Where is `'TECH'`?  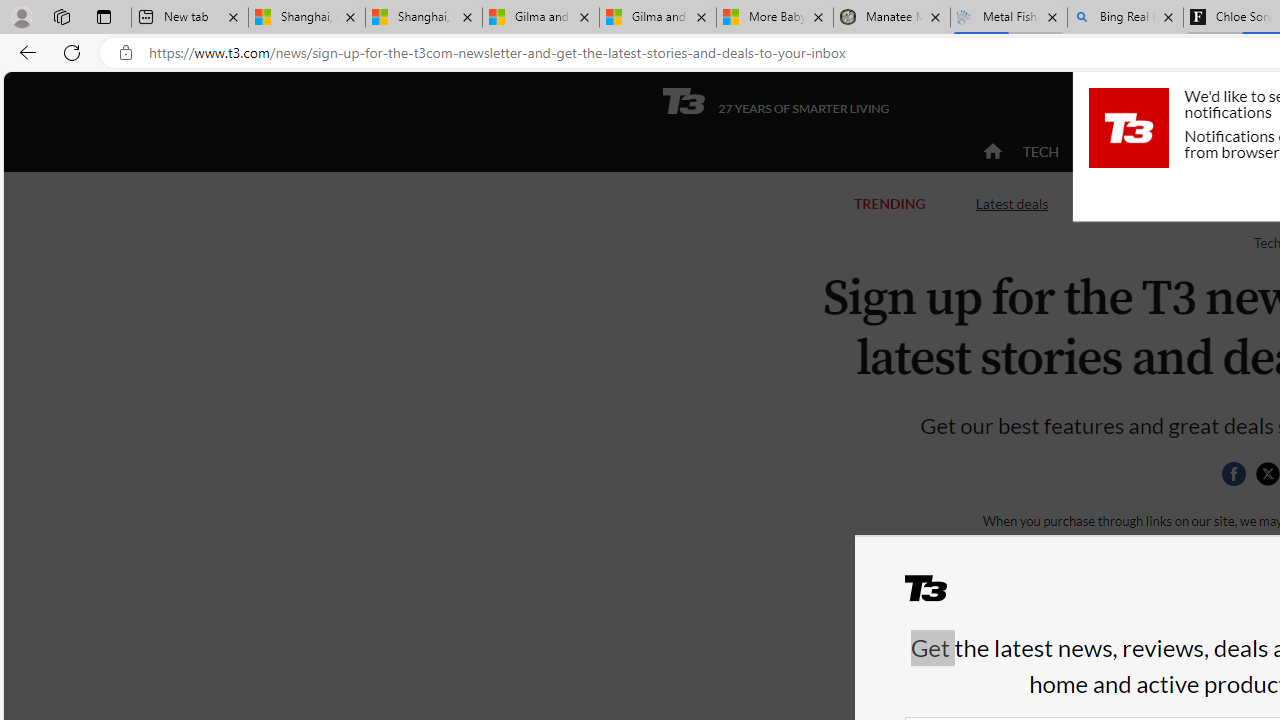 'TECH' is located at coordinates (1040, 150).